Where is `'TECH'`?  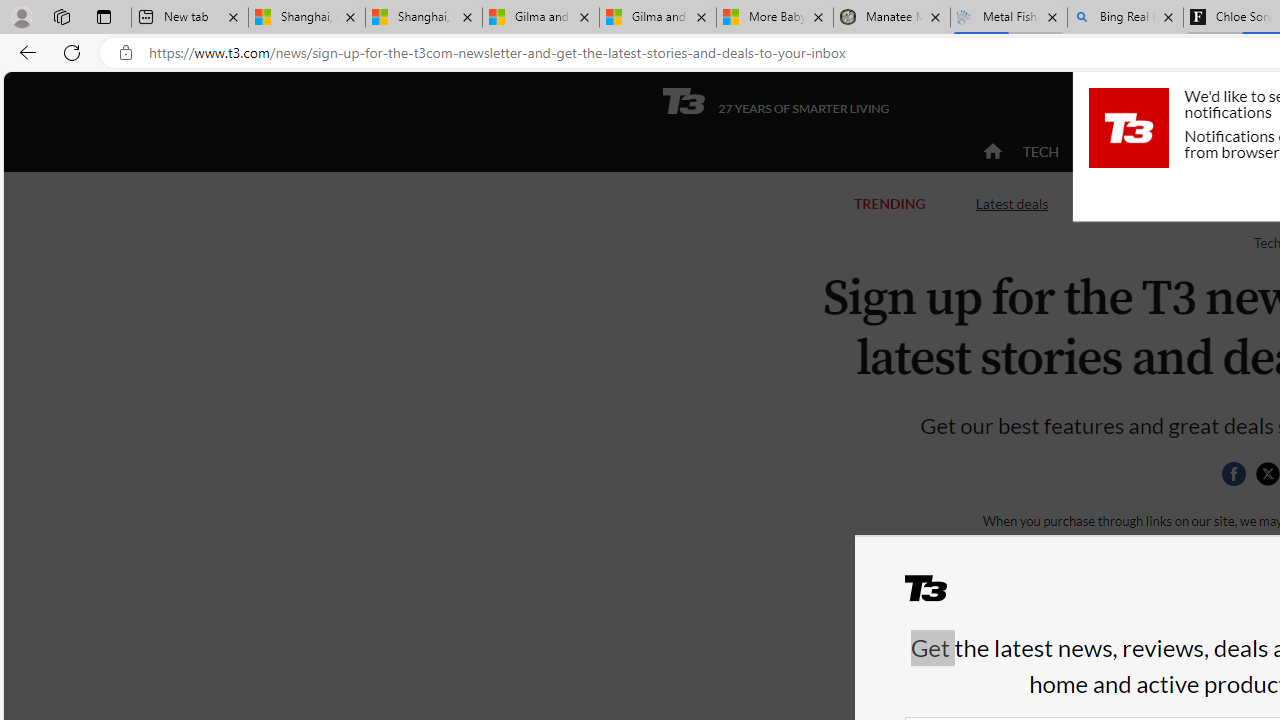 'TECH' is located at coordinates (1040, 150).